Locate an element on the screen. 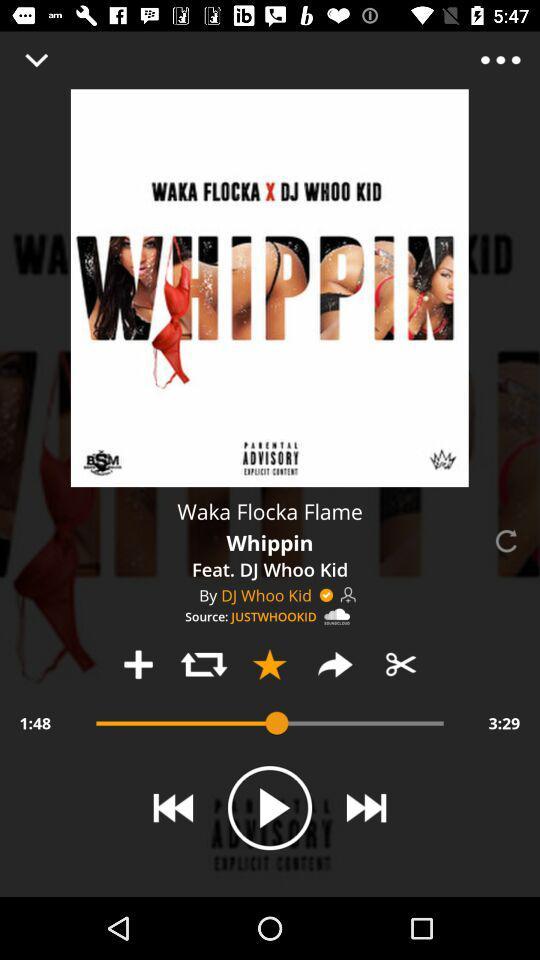 Image resolution: width=540 pixels, height=960 pixels. the expand_more icon is located at coordinates (36, 59).